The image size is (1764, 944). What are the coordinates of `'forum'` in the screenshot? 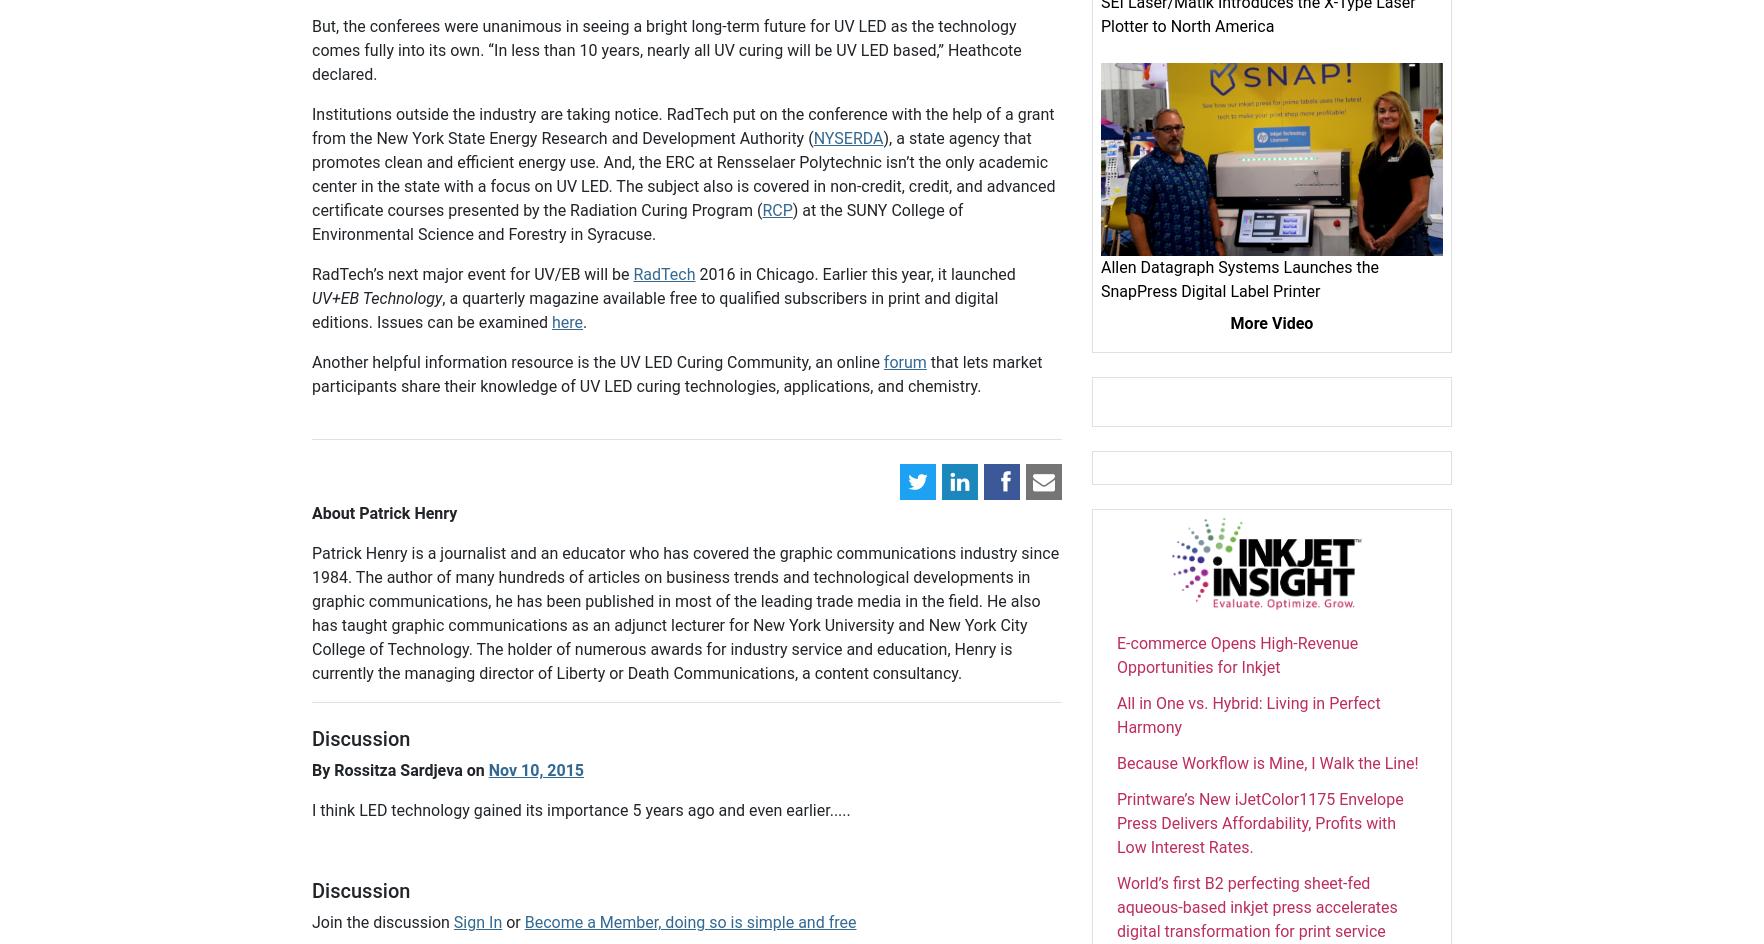 It's located at (904, 362).